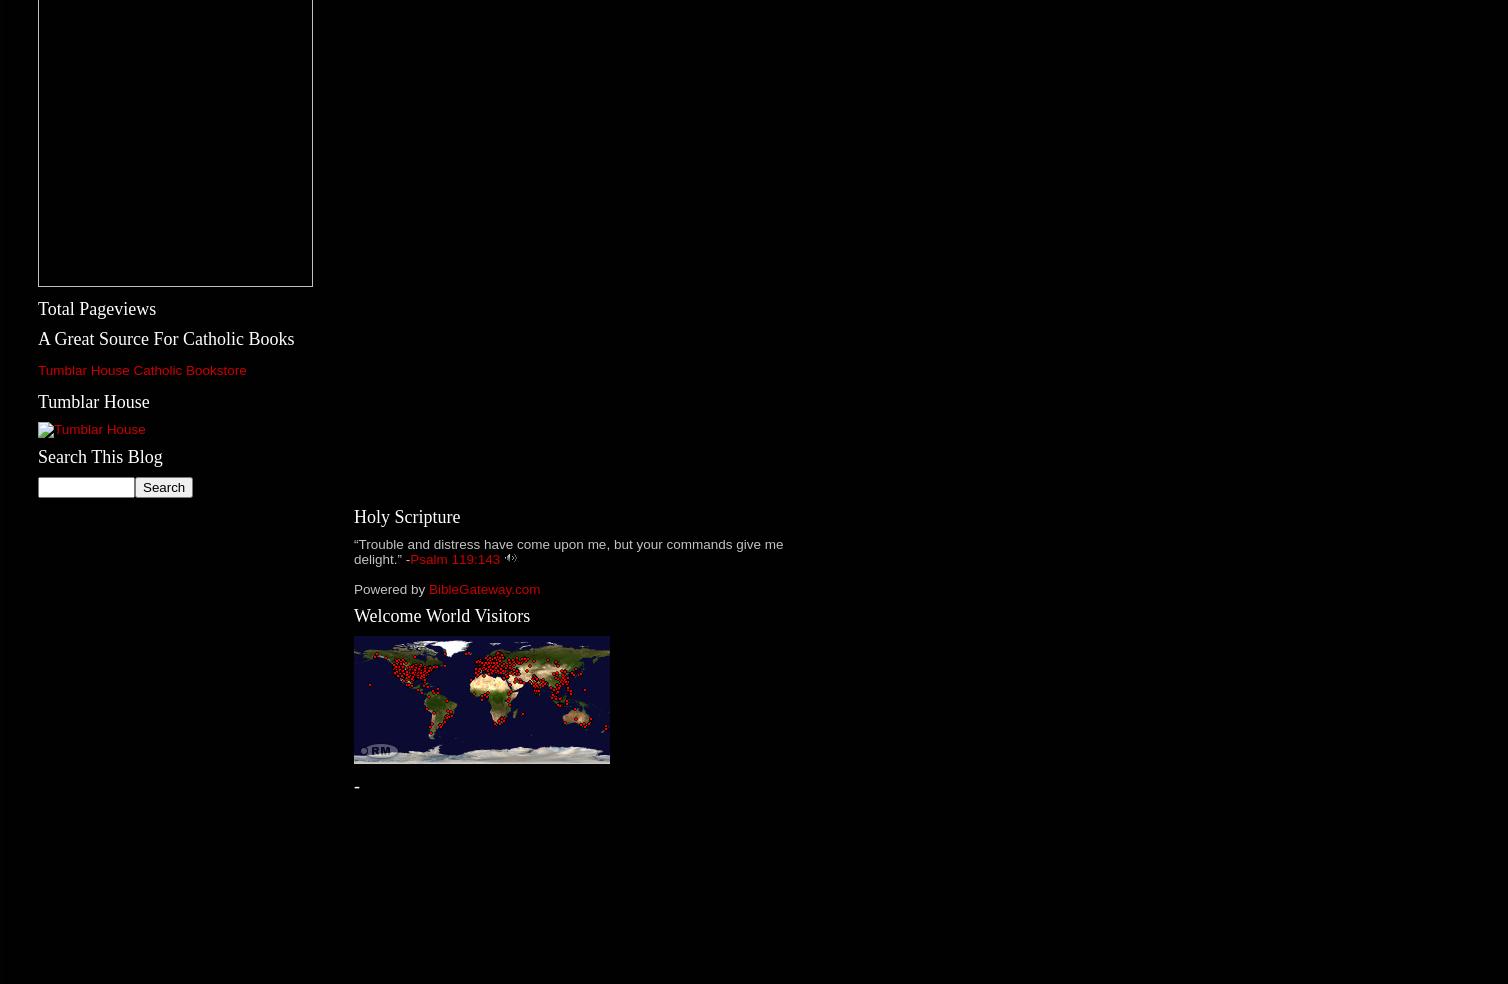  I want to click on 'Tumblar House Catholic Bookstore', so click(142, 370).